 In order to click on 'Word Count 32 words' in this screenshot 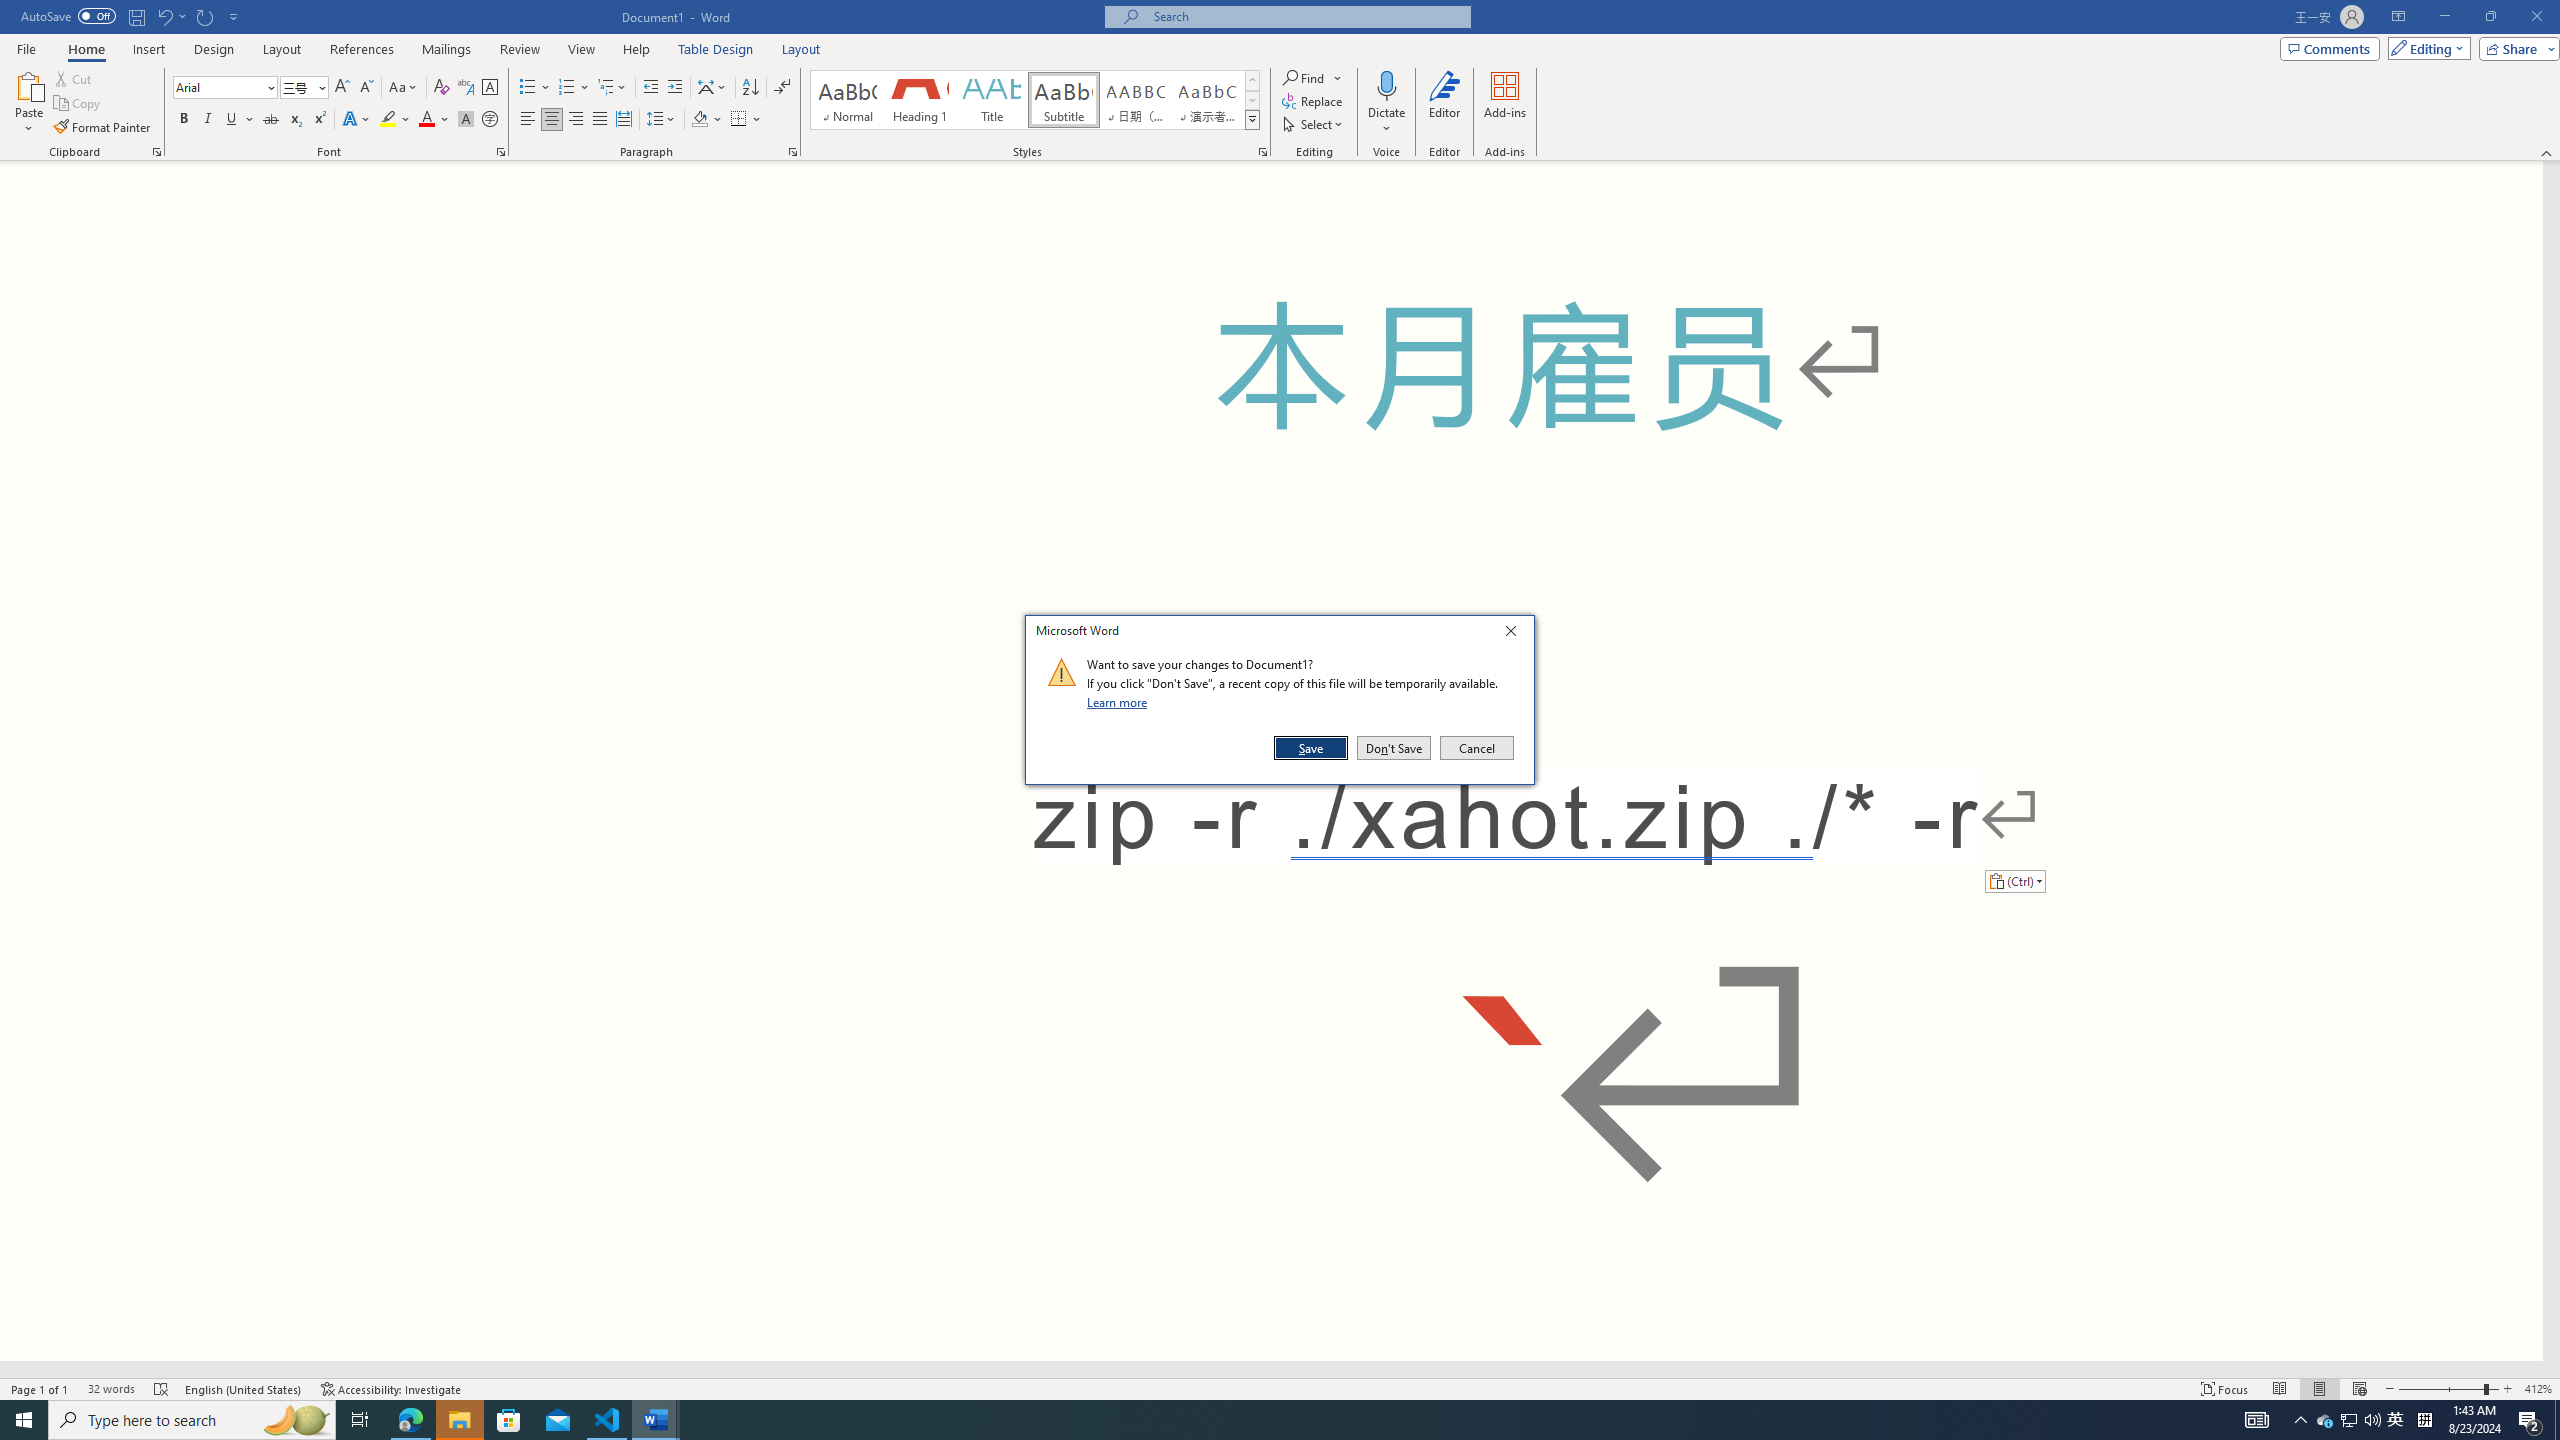, I will do `click(110, 1389)`.